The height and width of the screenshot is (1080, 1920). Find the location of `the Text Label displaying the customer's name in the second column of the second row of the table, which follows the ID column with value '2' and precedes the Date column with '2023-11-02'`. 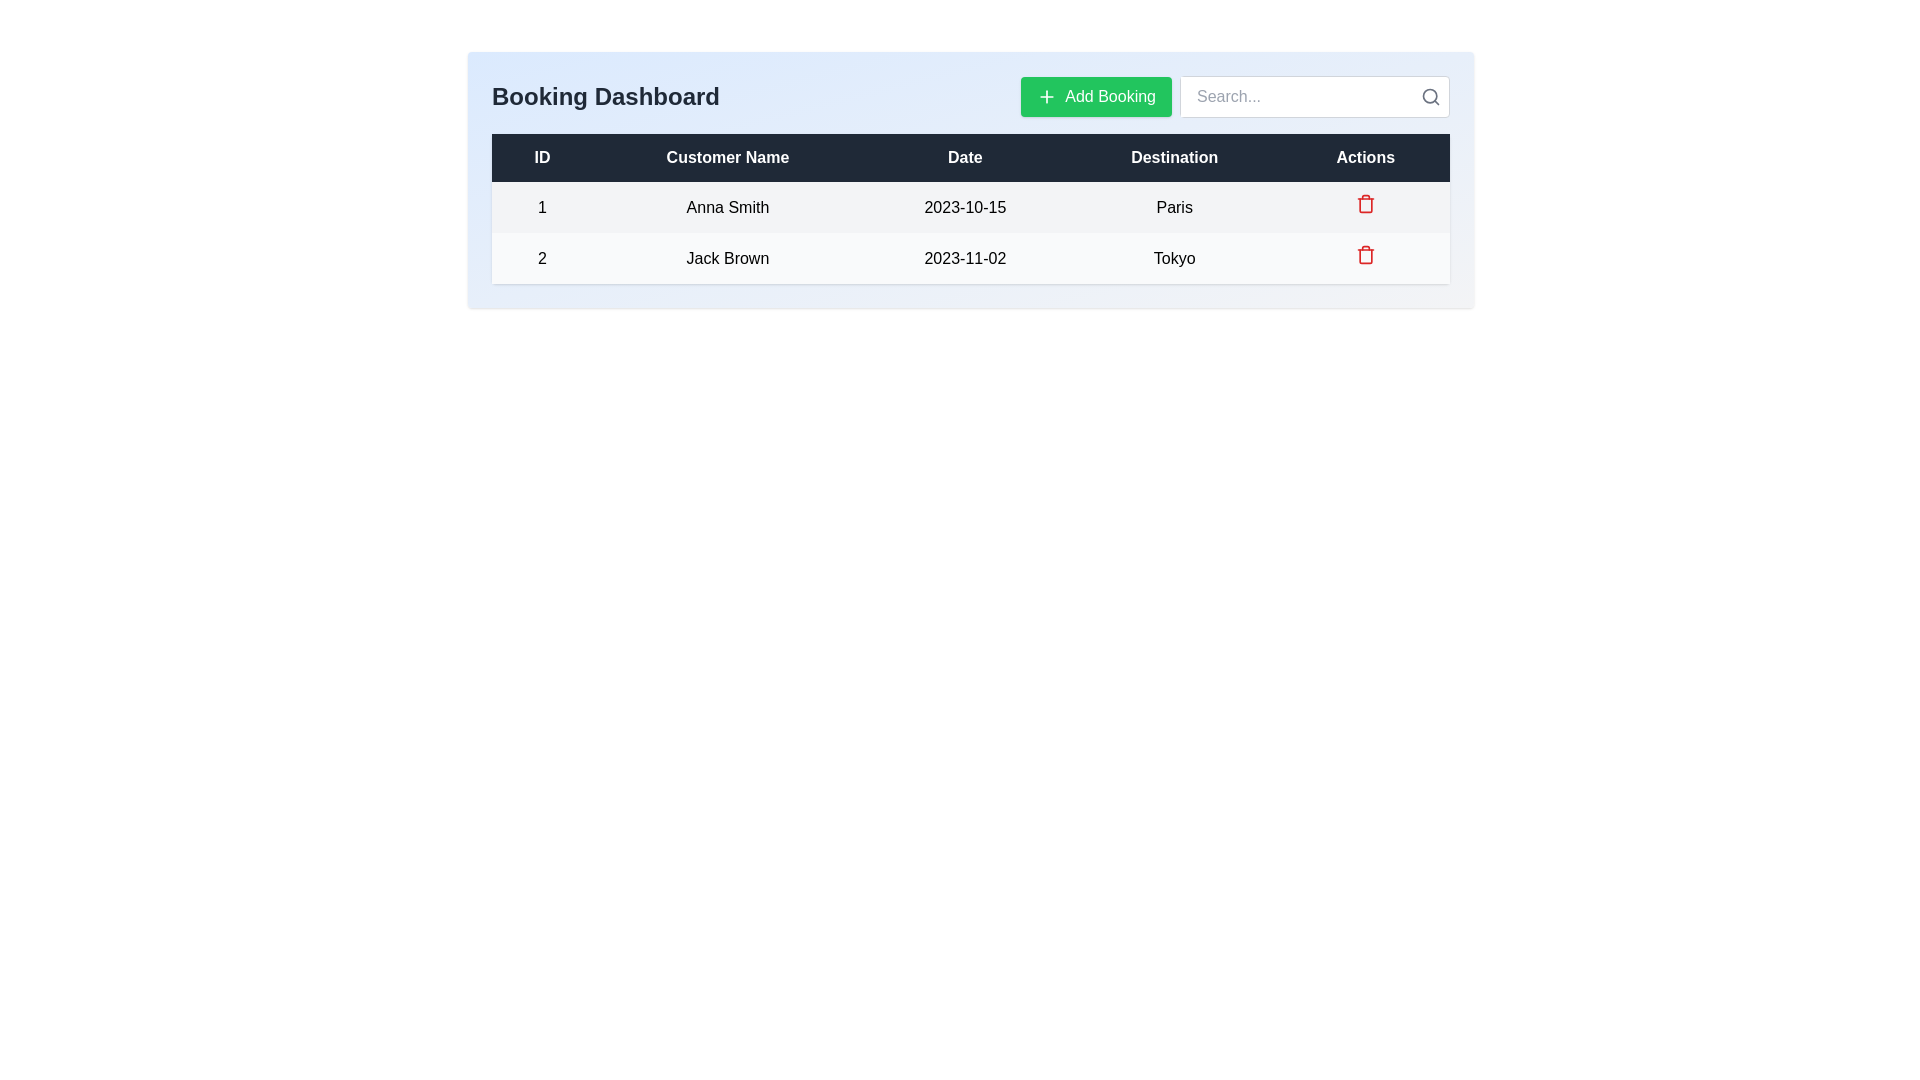

the Text Label displaying the customer's name in the second column of the second row of the table, which follows the ID column with value '2' and precedes the Date column with '2023-11-02' is located at coordinates (726, 257).